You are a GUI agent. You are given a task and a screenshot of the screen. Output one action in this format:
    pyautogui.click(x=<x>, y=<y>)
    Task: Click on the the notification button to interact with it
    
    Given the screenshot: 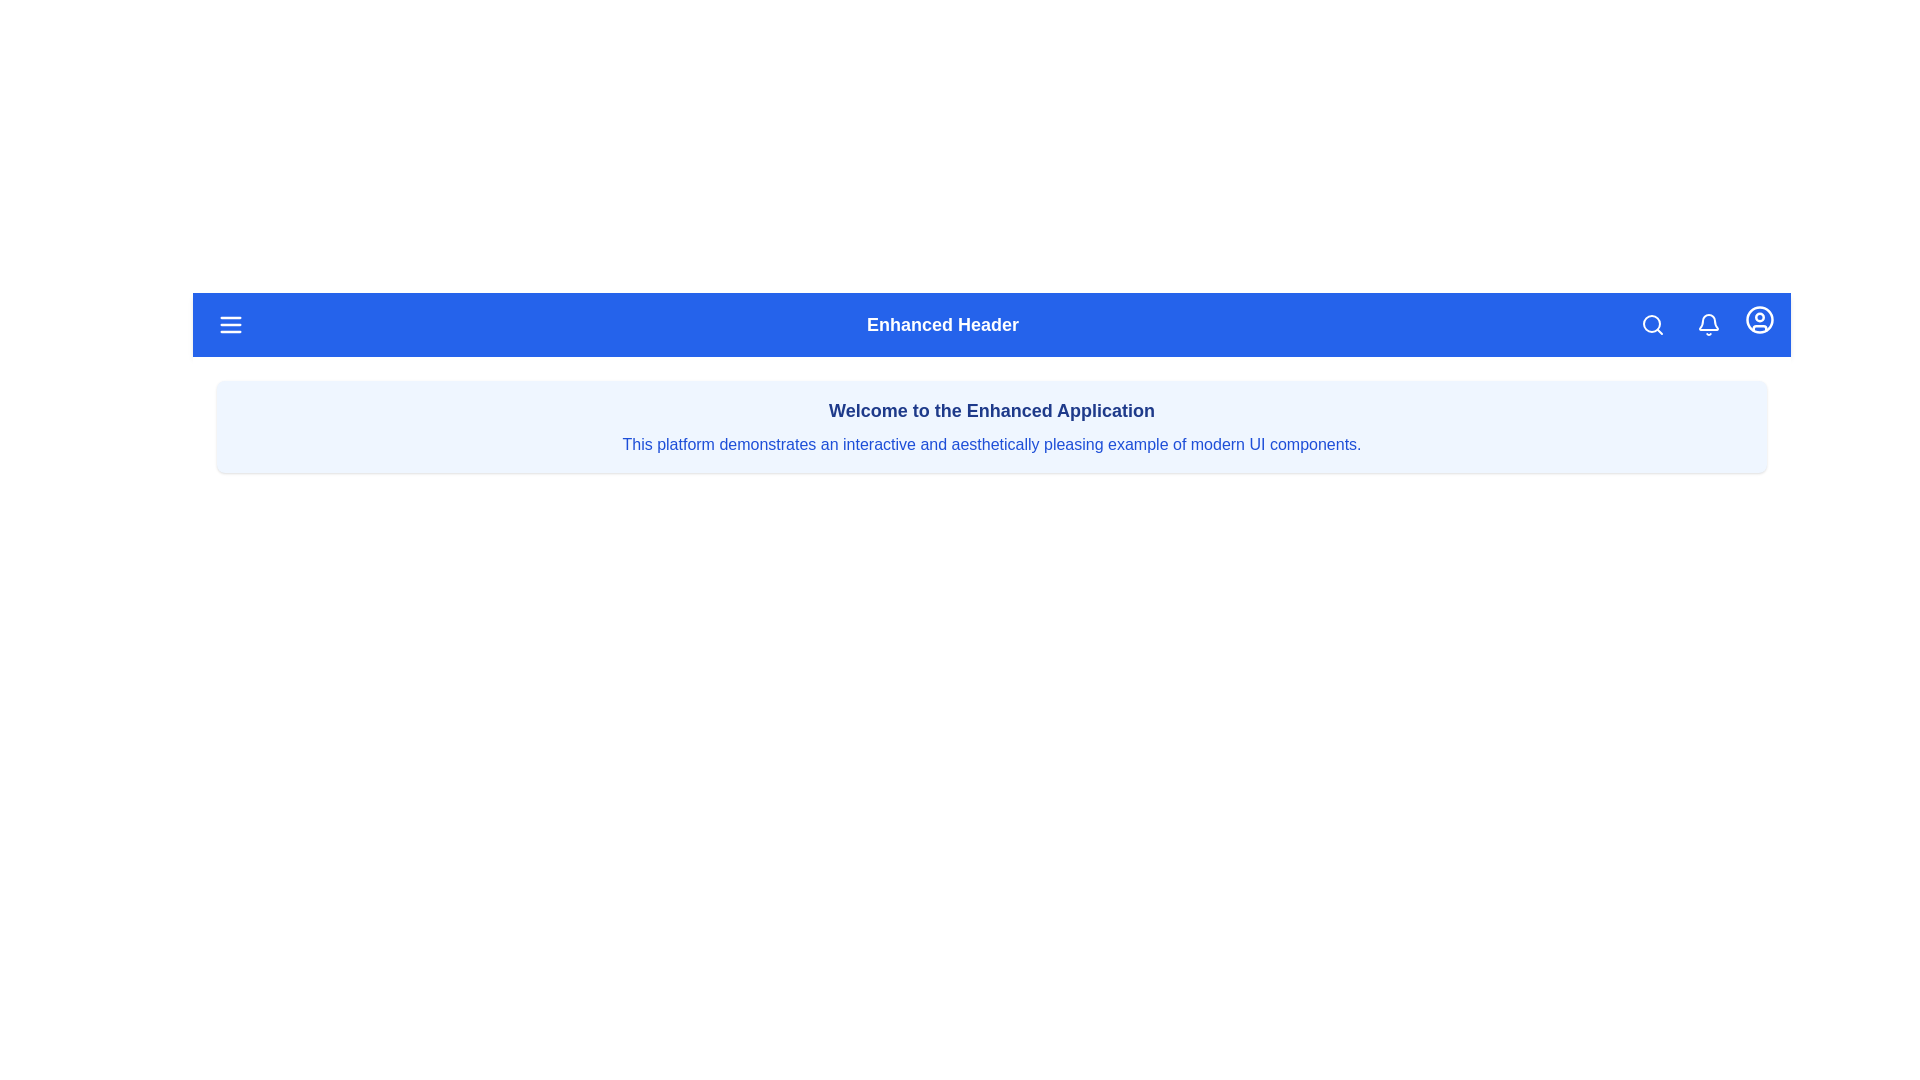 What is the action you would take?
    pyautogui.click(x=1707, y=323)
    